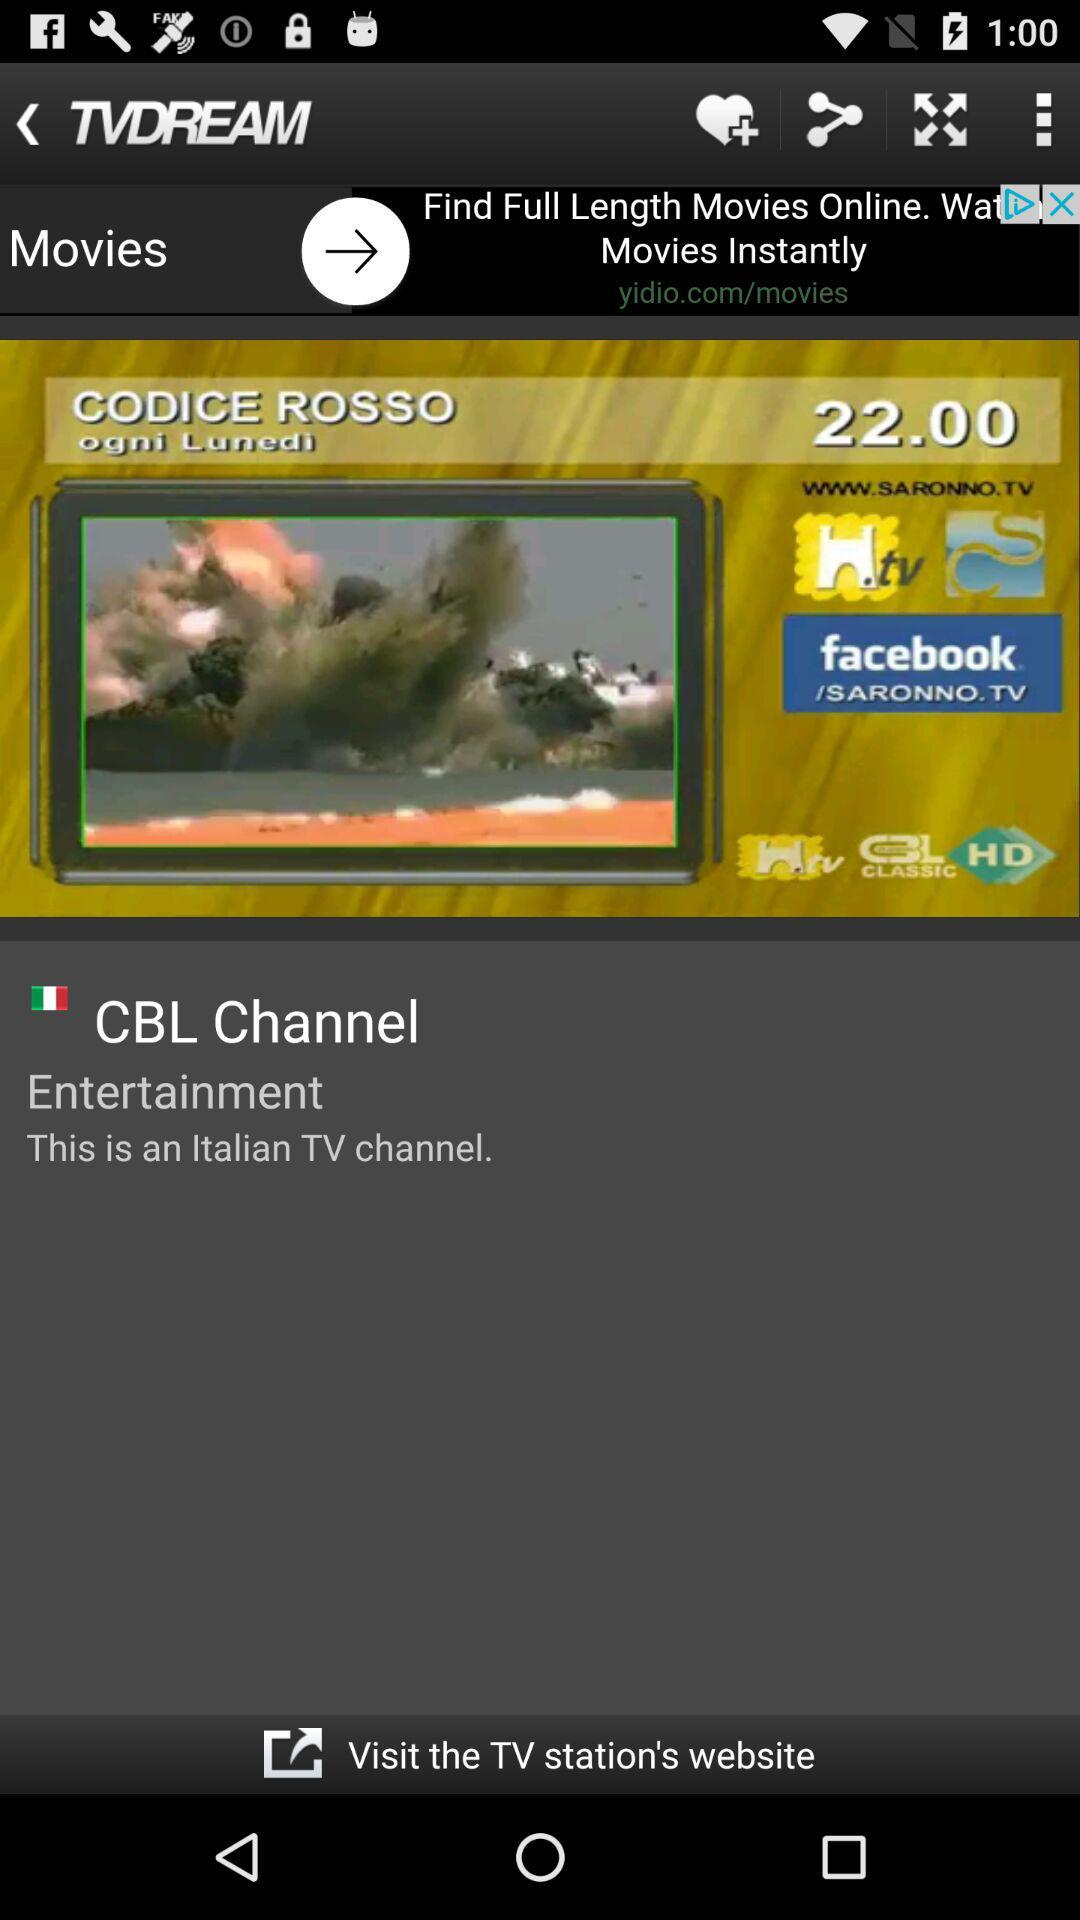 This screenshot has width=1080, height=1920. Describe the element at coordinates (292, 1753) in the screenshot. I see `visit the station you on ons website` at that location.